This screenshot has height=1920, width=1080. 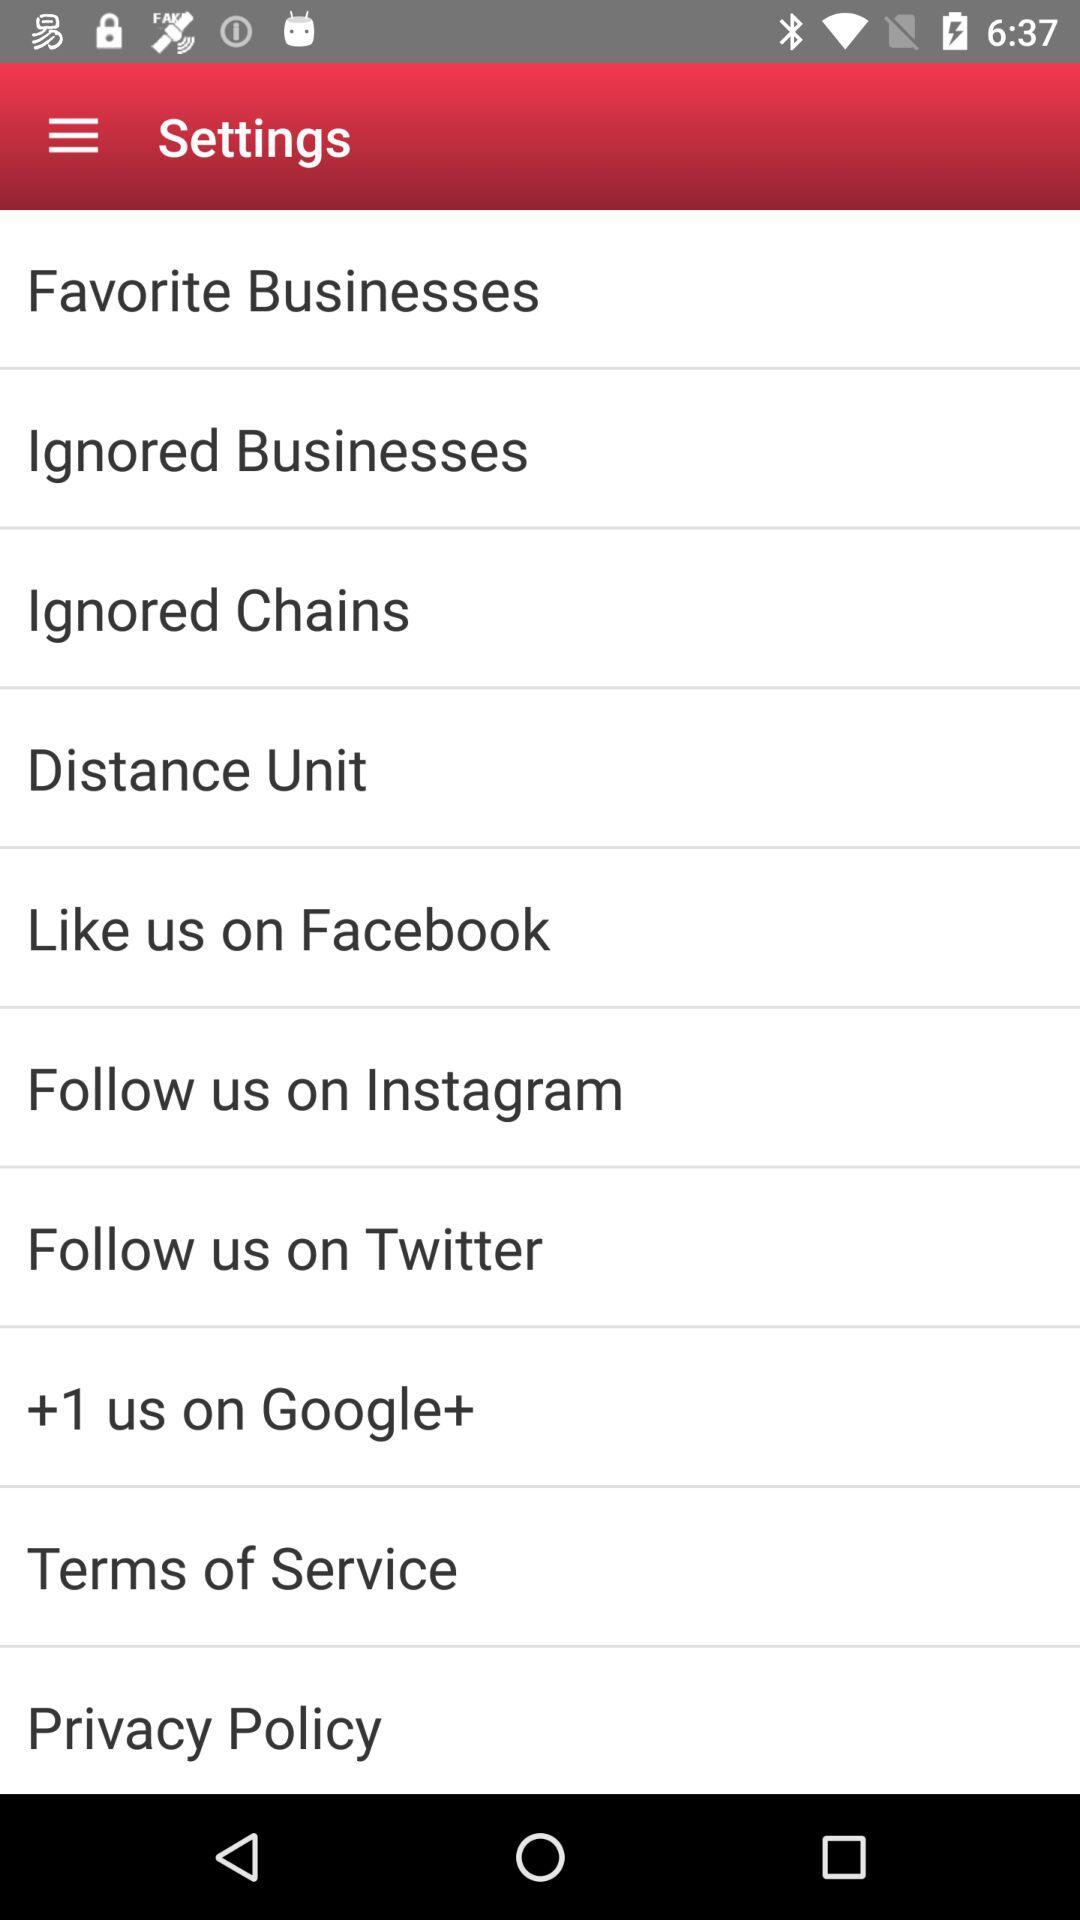 What do you see at coordinates (540, 766) in the screenshot?
I see `item below ignored chains icon` at bounding box center [540, 766].